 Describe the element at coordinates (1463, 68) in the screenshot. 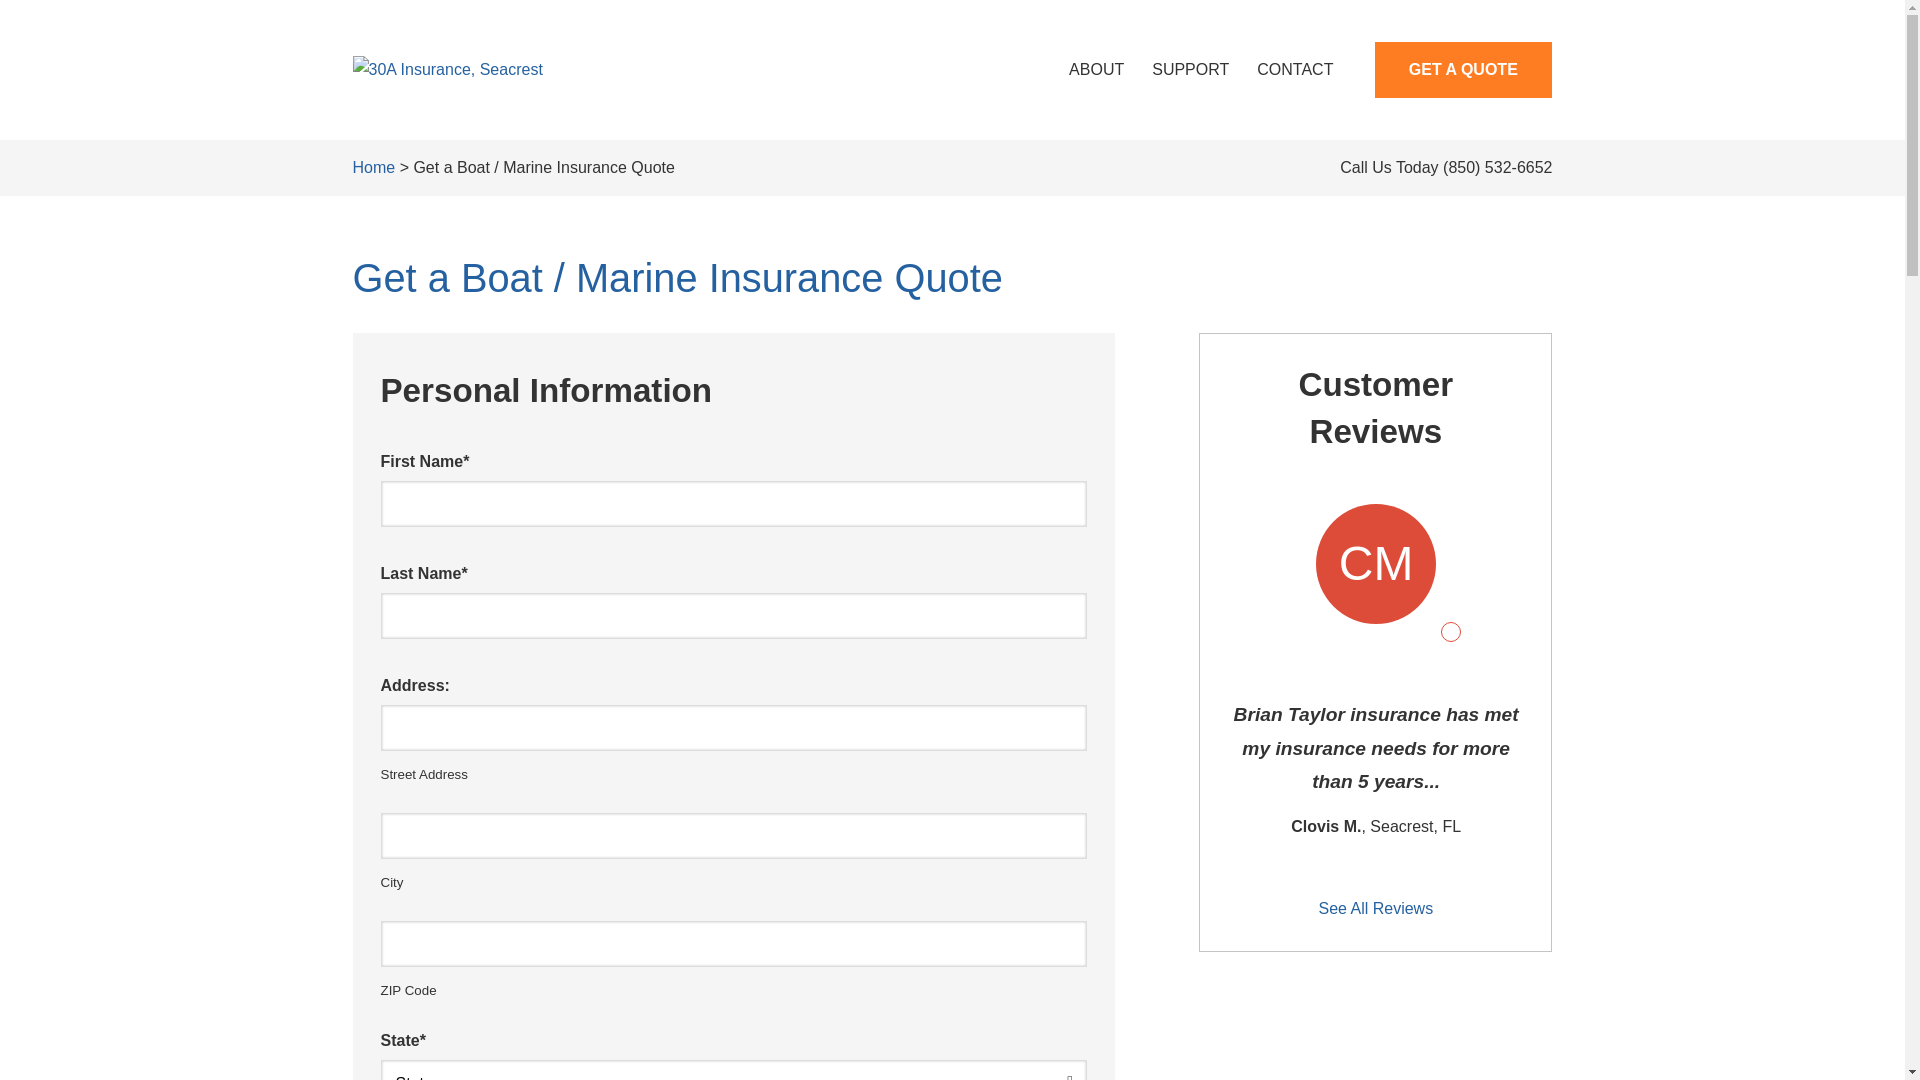

I see `'GET A QUOTE` at that location.